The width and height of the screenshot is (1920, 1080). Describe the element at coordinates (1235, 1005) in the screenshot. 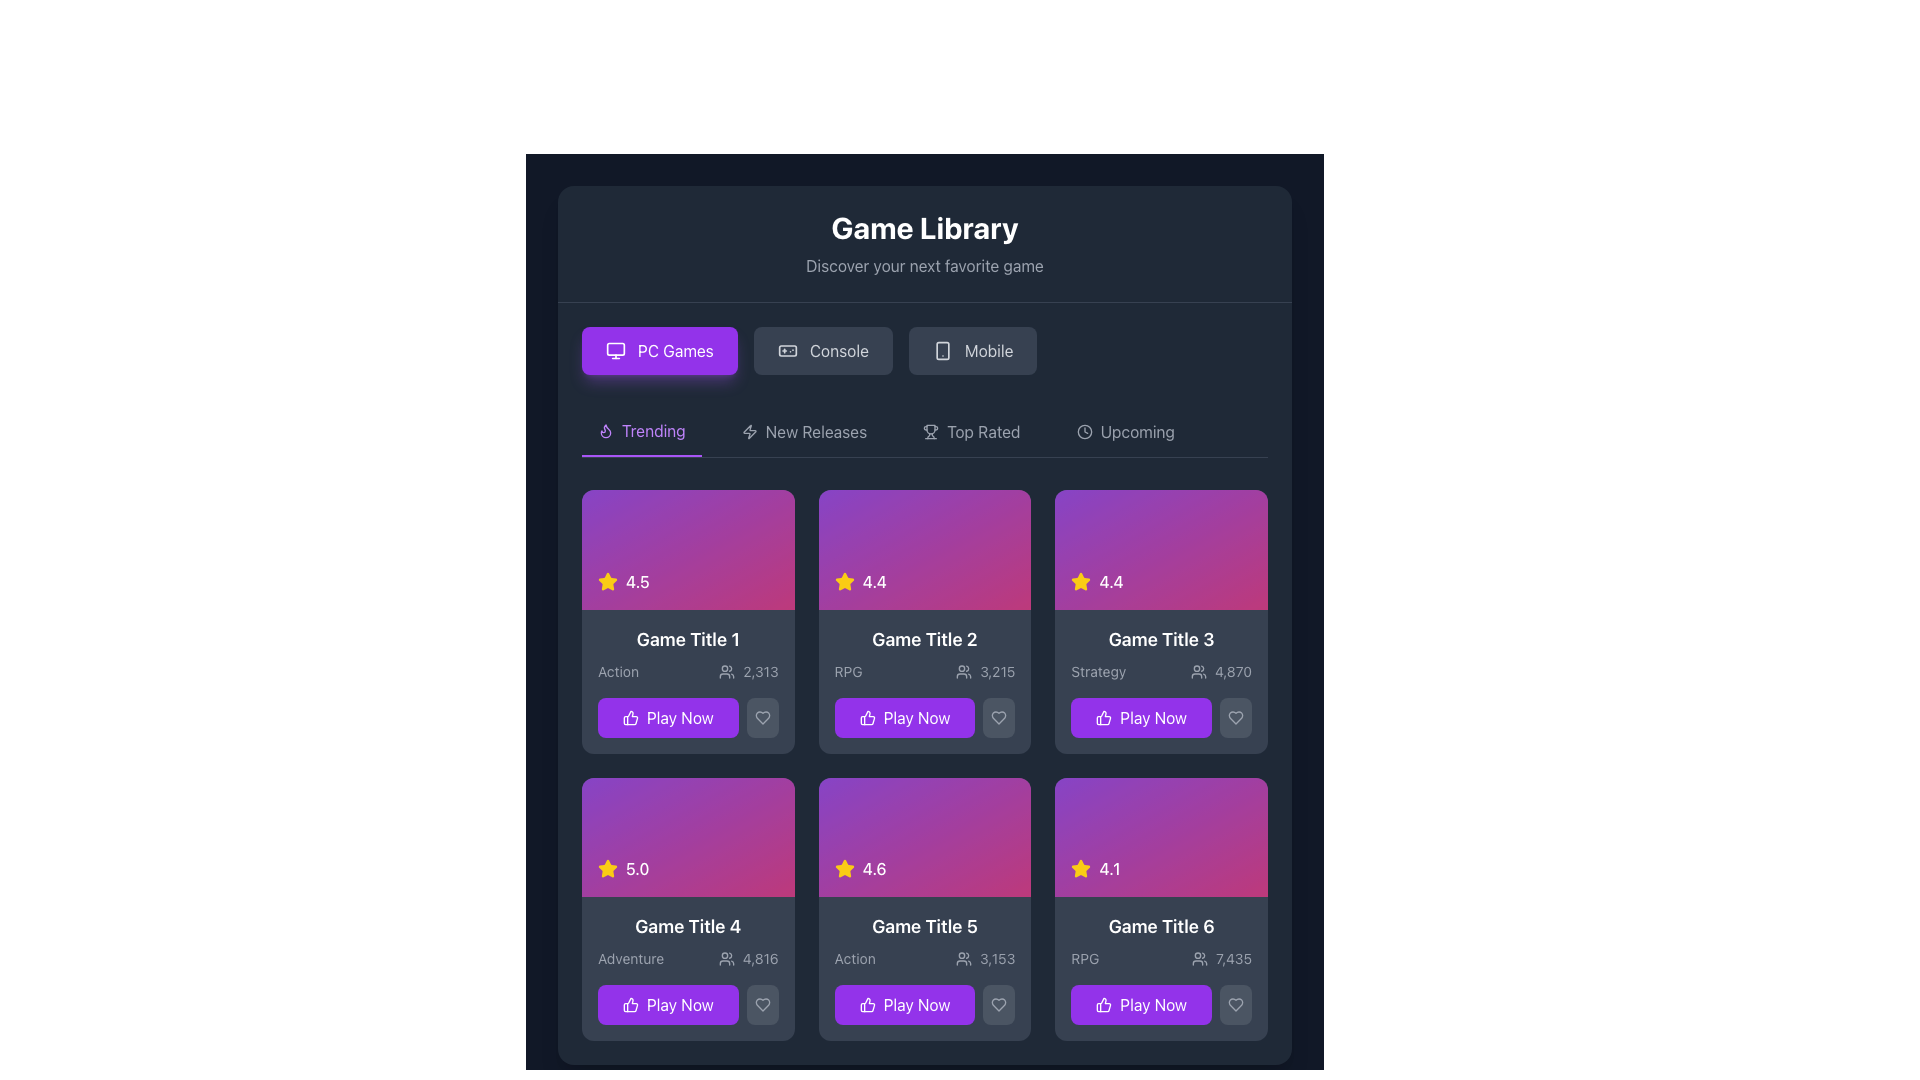

I see `the heart-shaped icon located at the bottom-right corner of the card for 'Game Title 6'` at that location.